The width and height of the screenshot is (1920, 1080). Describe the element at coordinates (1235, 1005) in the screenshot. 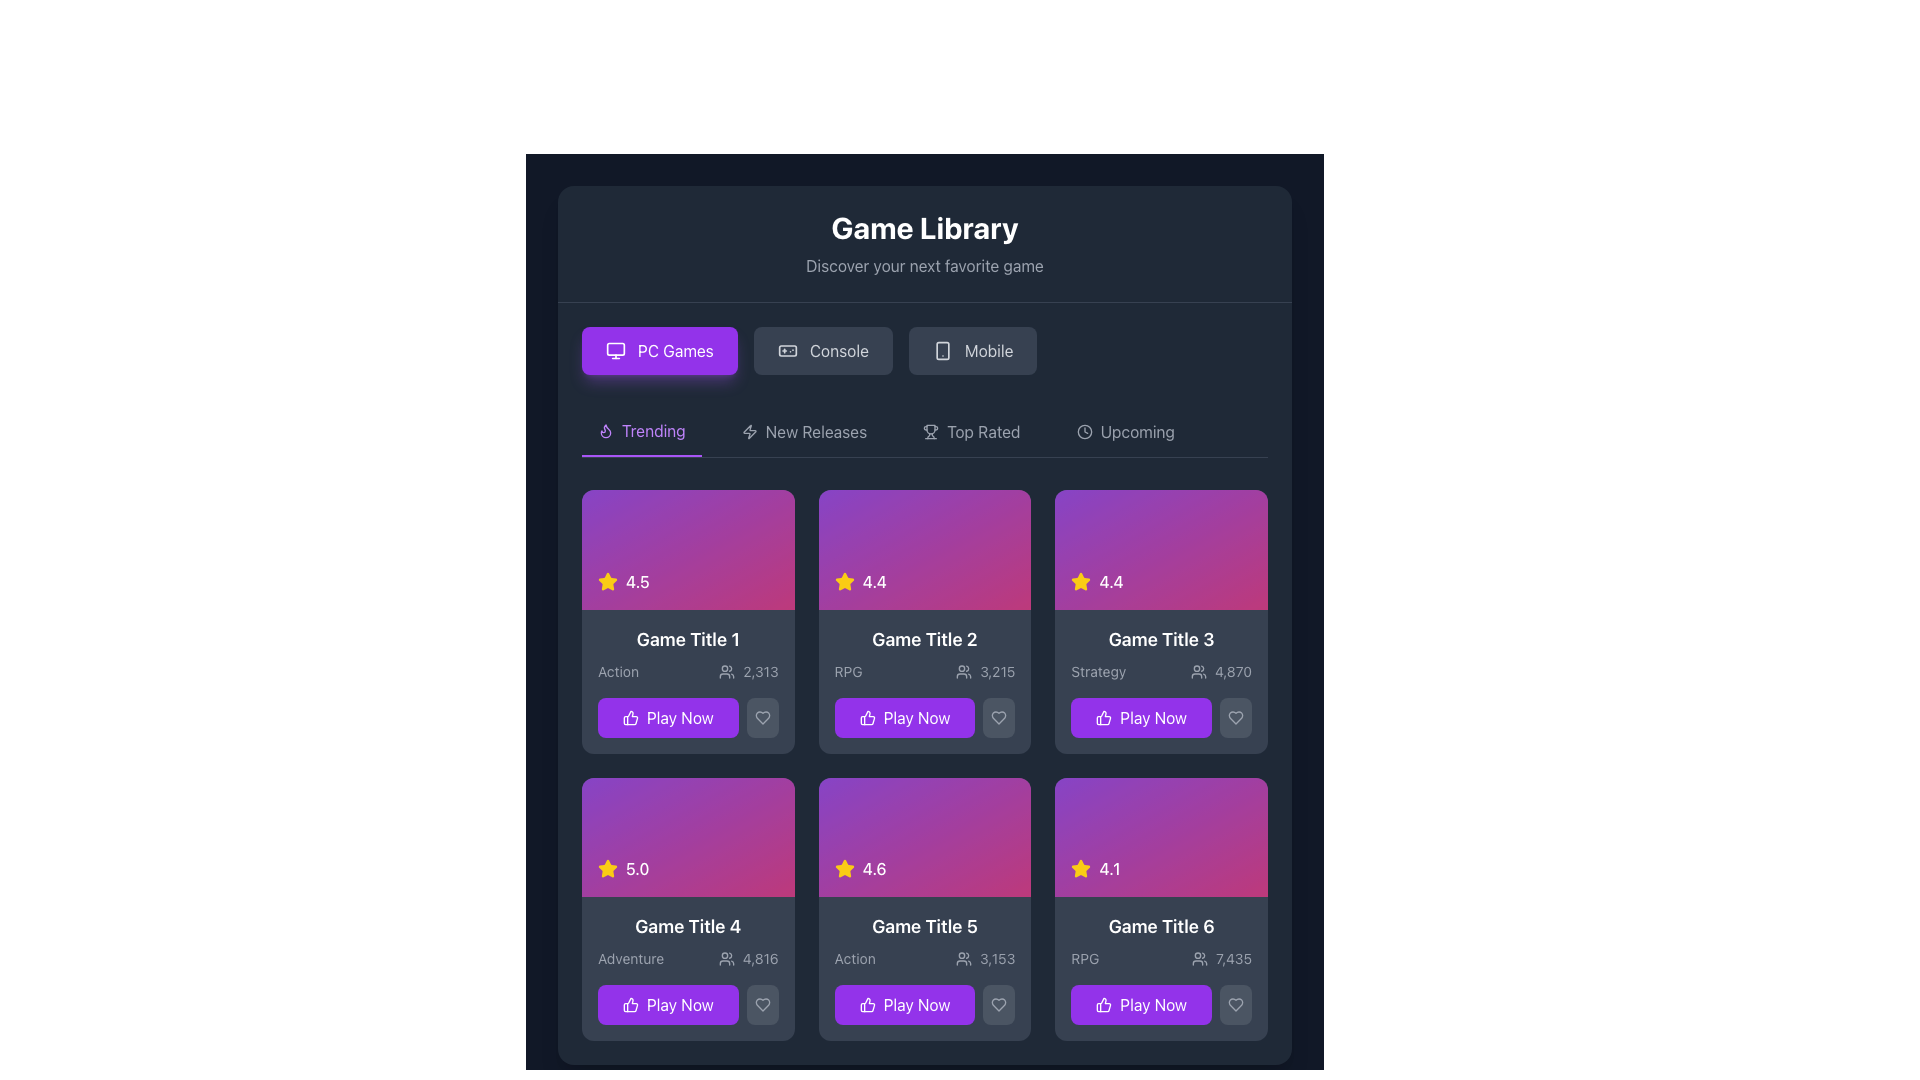

I see `the heart-shaped icon located at the bottom-right corner of the card for 'Game Title 6'` at that location.